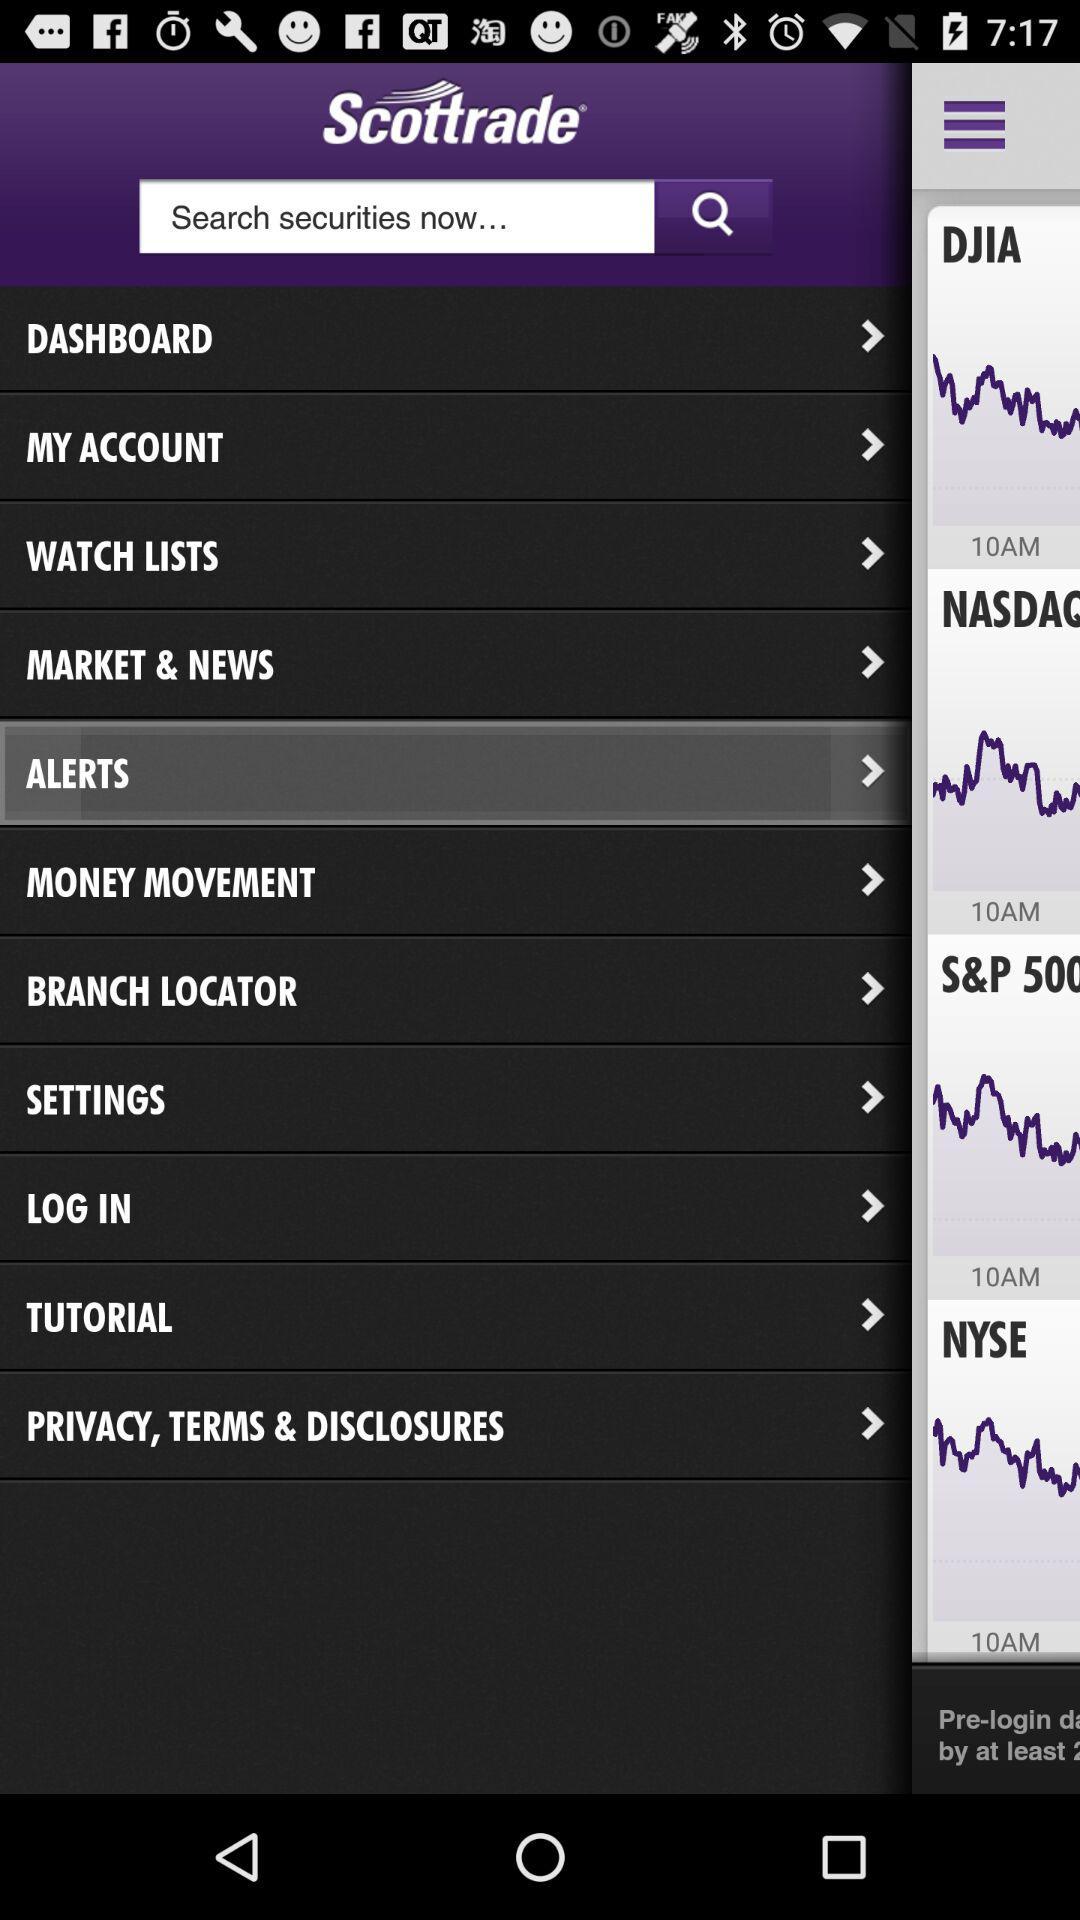  I want to click on cursor to search bar, so click(455, 217).